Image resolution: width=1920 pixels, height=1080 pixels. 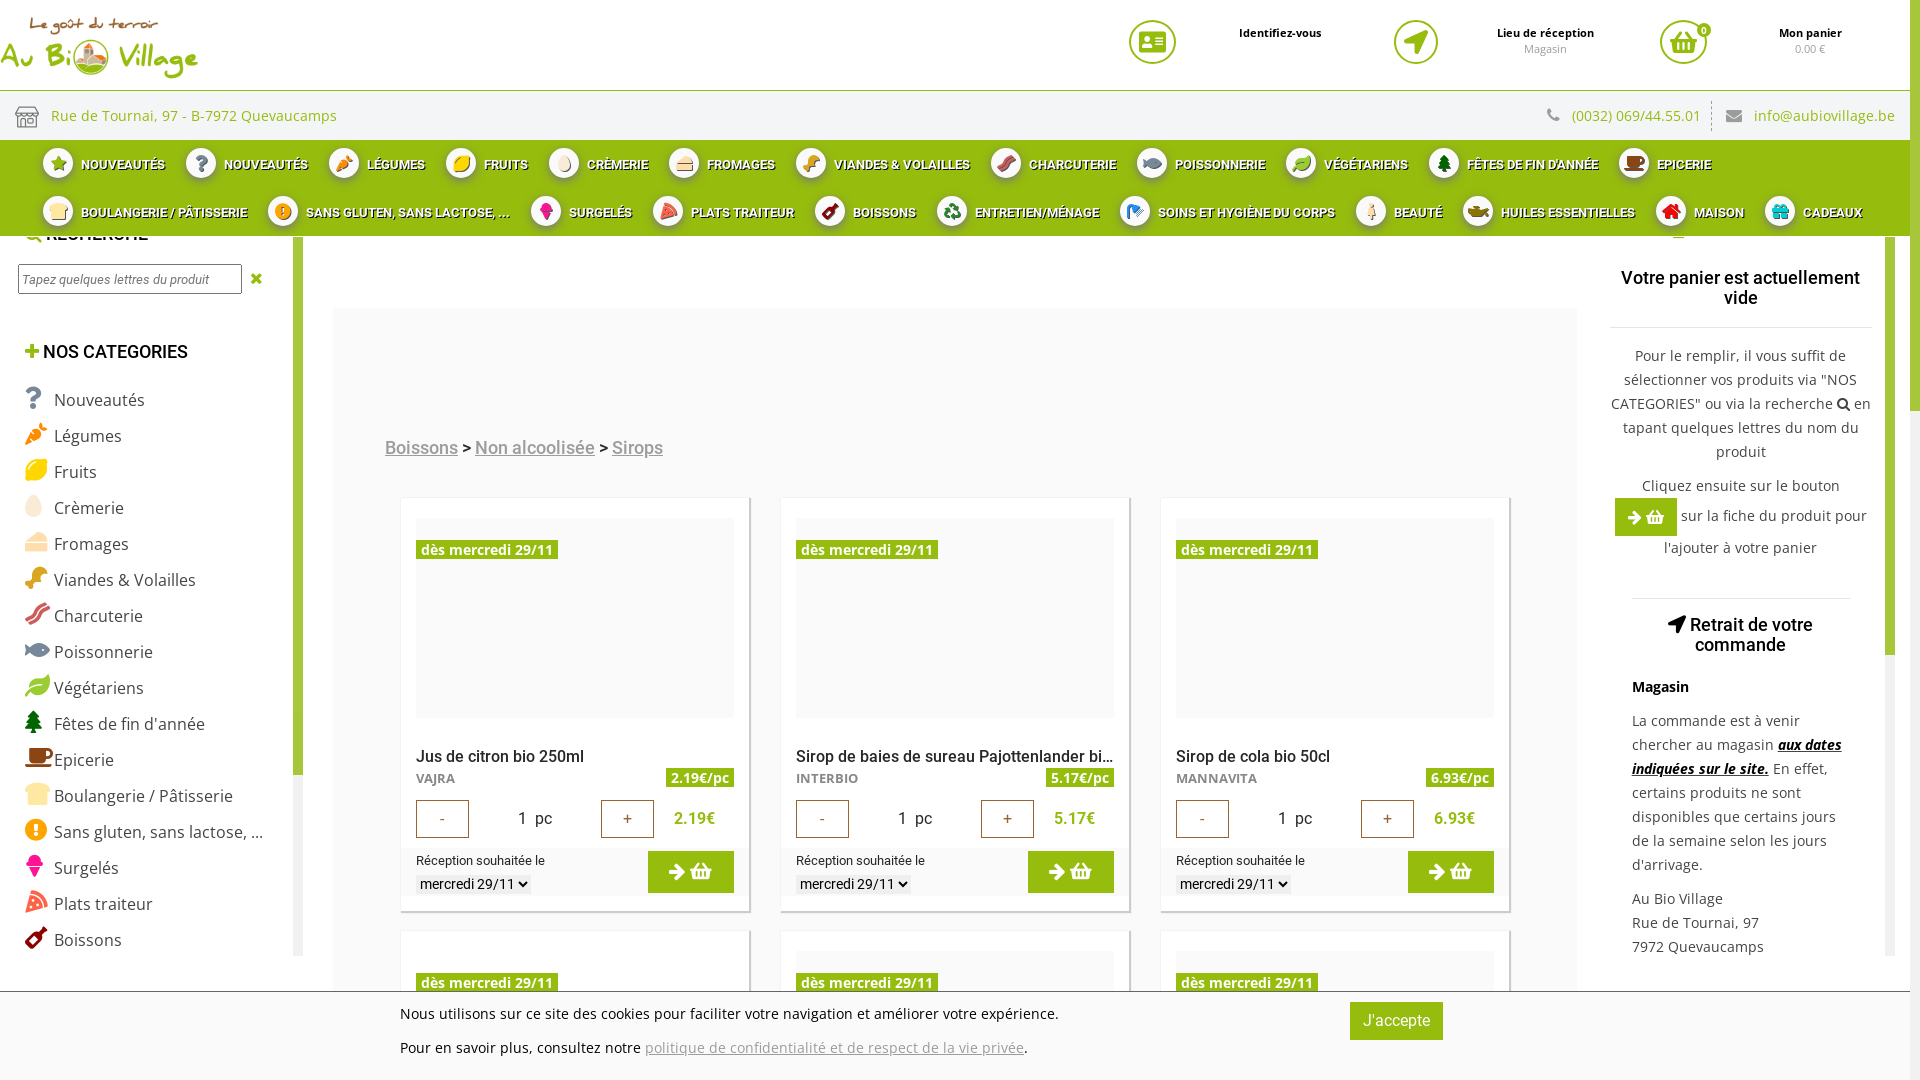 What do you see at coordinates (88, 903) in the screenshot?
I see `'Plats traiteur'` at bounding box center [88, 903].